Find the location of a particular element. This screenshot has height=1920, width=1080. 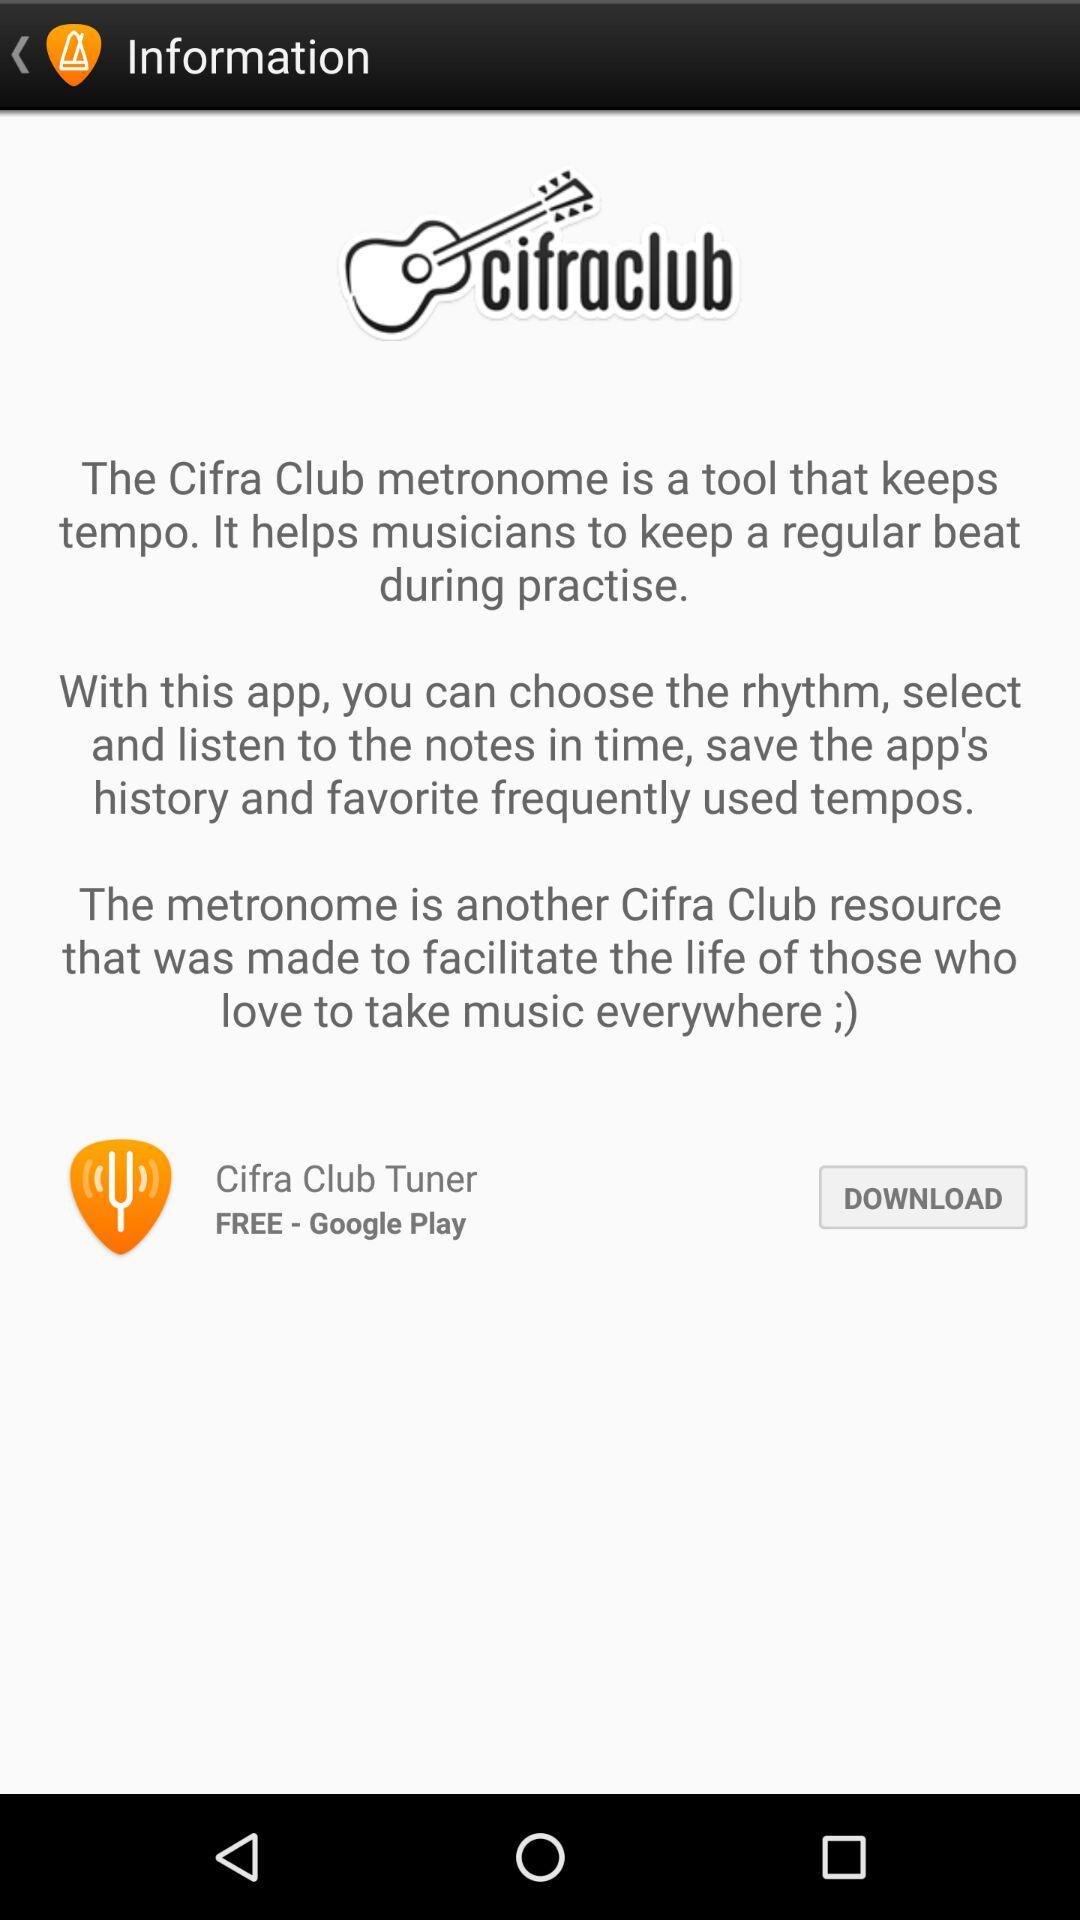

download icon is located at coordinates (923, 1197).